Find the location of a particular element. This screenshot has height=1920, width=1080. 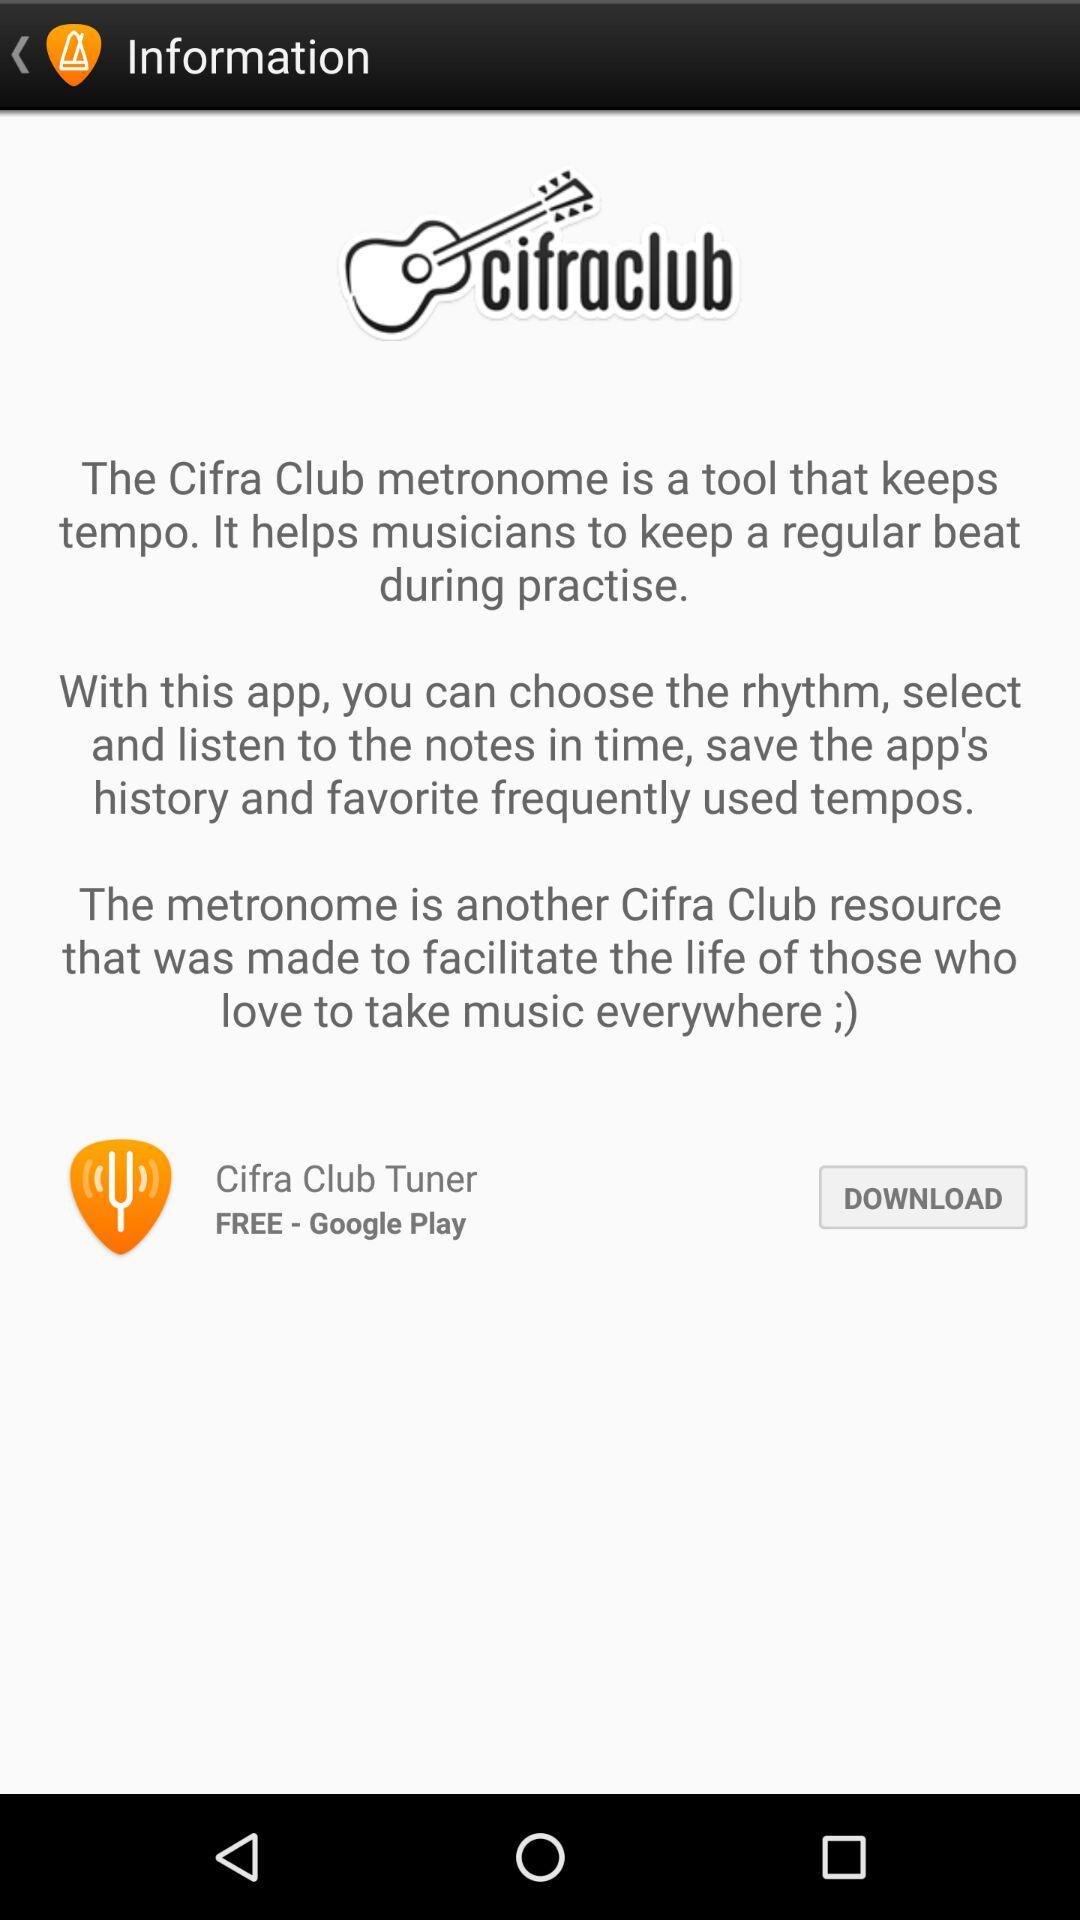

download icon is located at coordinates (923, 1197).